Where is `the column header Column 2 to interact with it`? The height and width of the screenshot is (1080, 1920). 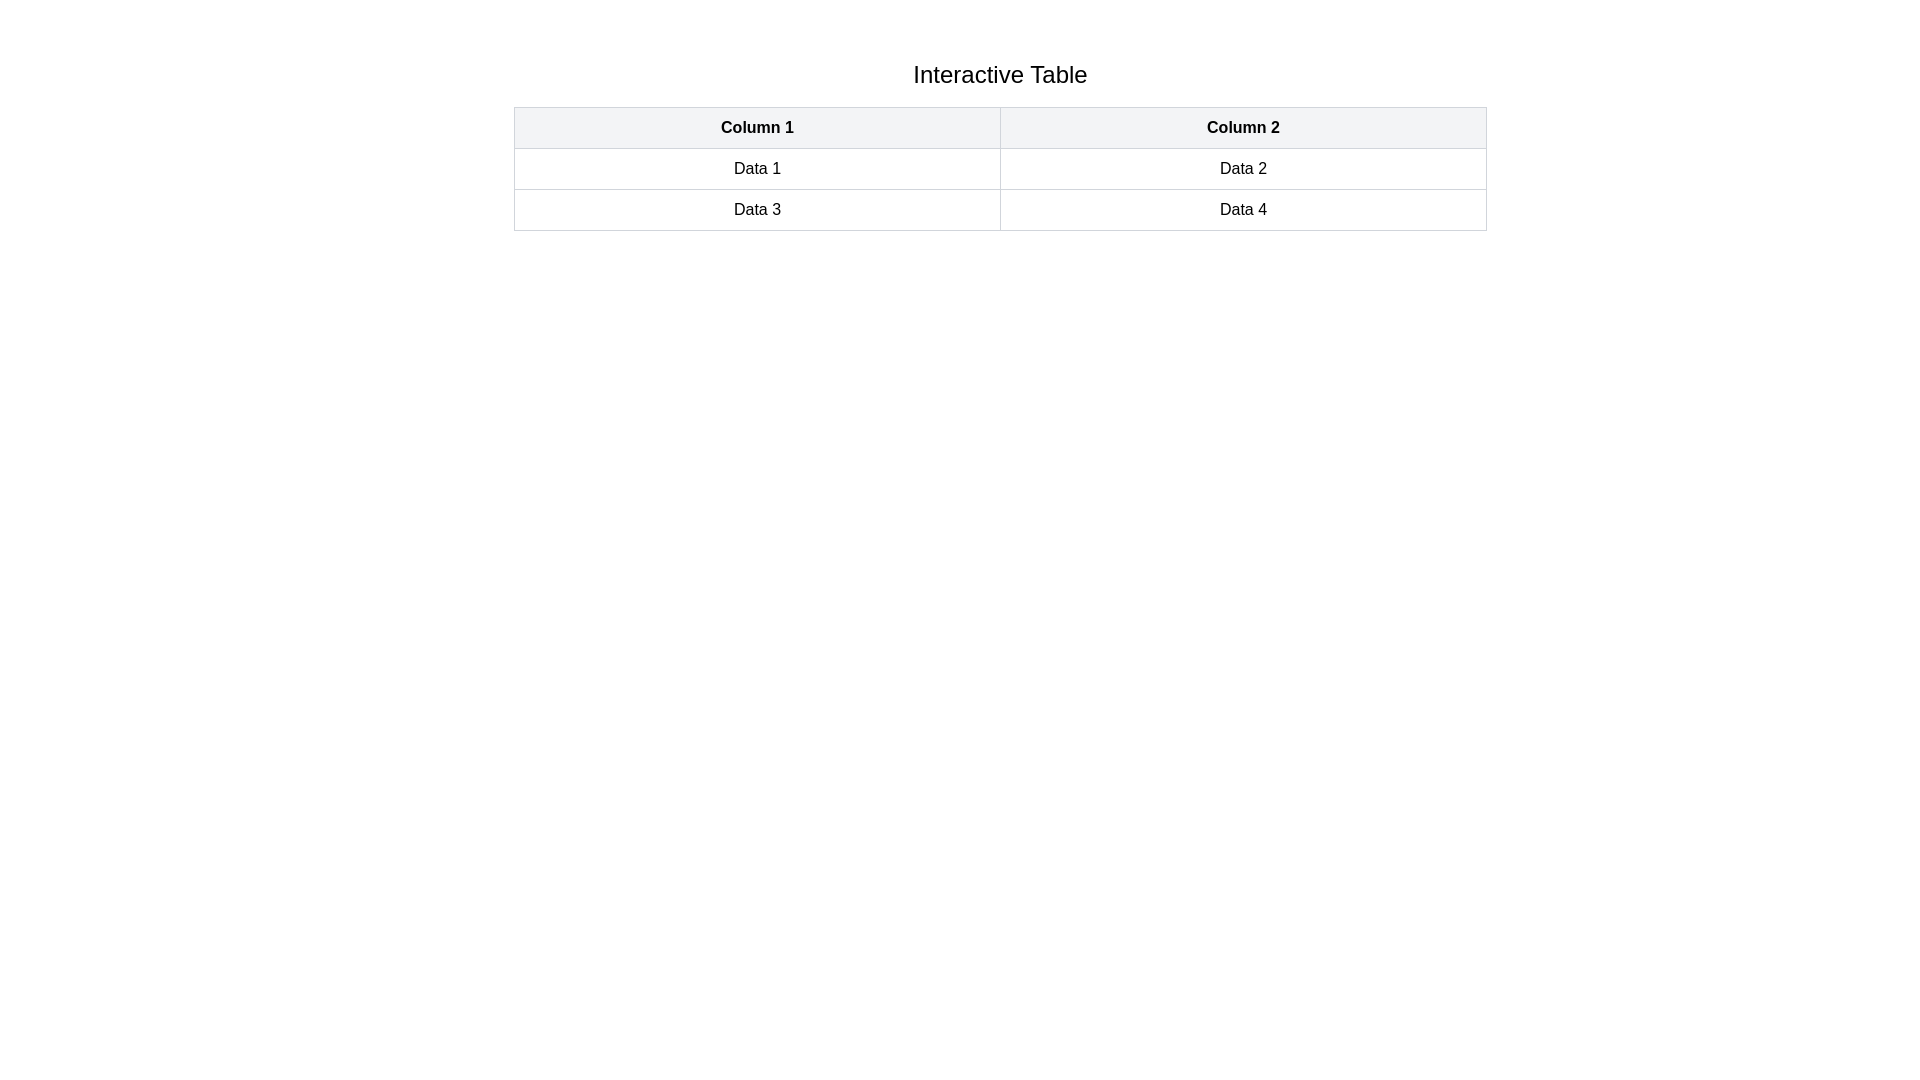
the column header Column 2 to interact with it is located at coordinates (1242, 127).